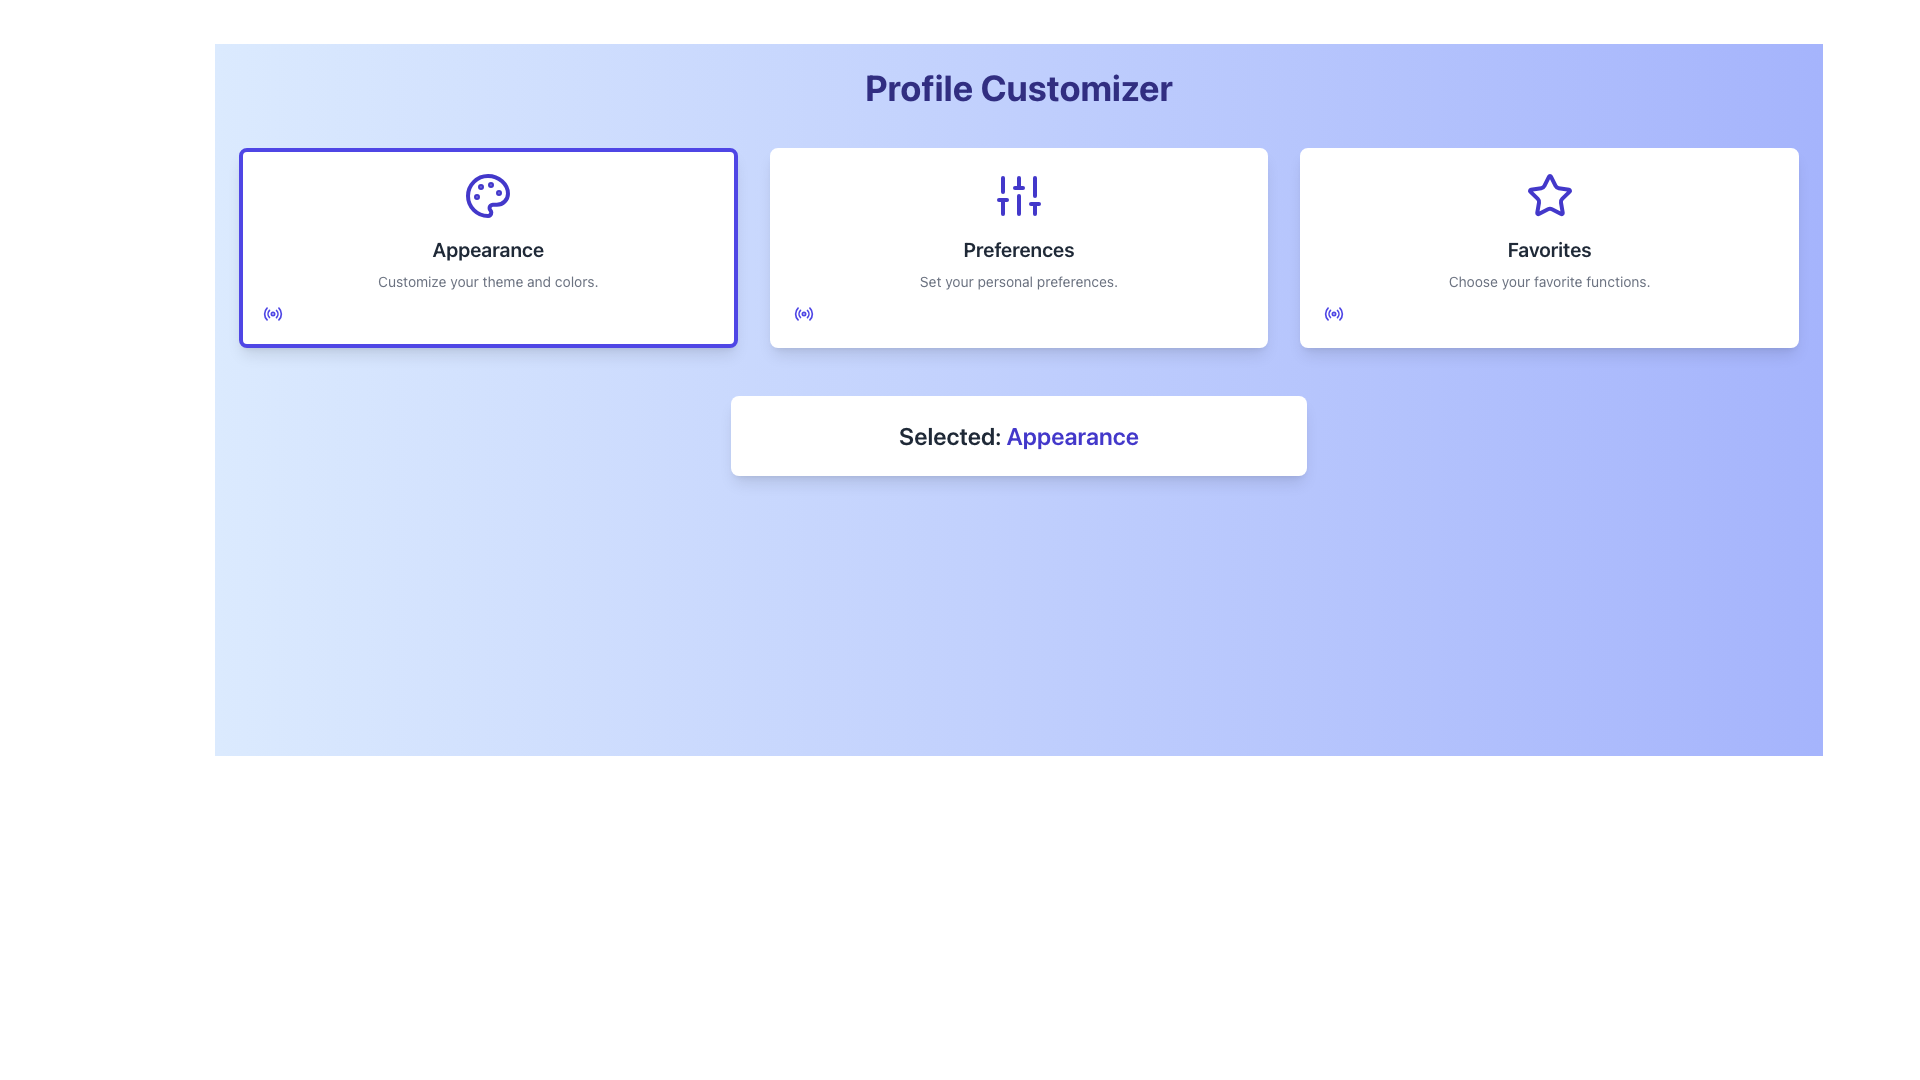 The image size is (1920, 1080). What do you see at coordinates (1548, 196) in the screenshot?
I see `the star-shaped icon outlined in indigo color located at the top center of the 'Favorites' card, which is the rightmost card in the row` at bounding box center [1548, 196].